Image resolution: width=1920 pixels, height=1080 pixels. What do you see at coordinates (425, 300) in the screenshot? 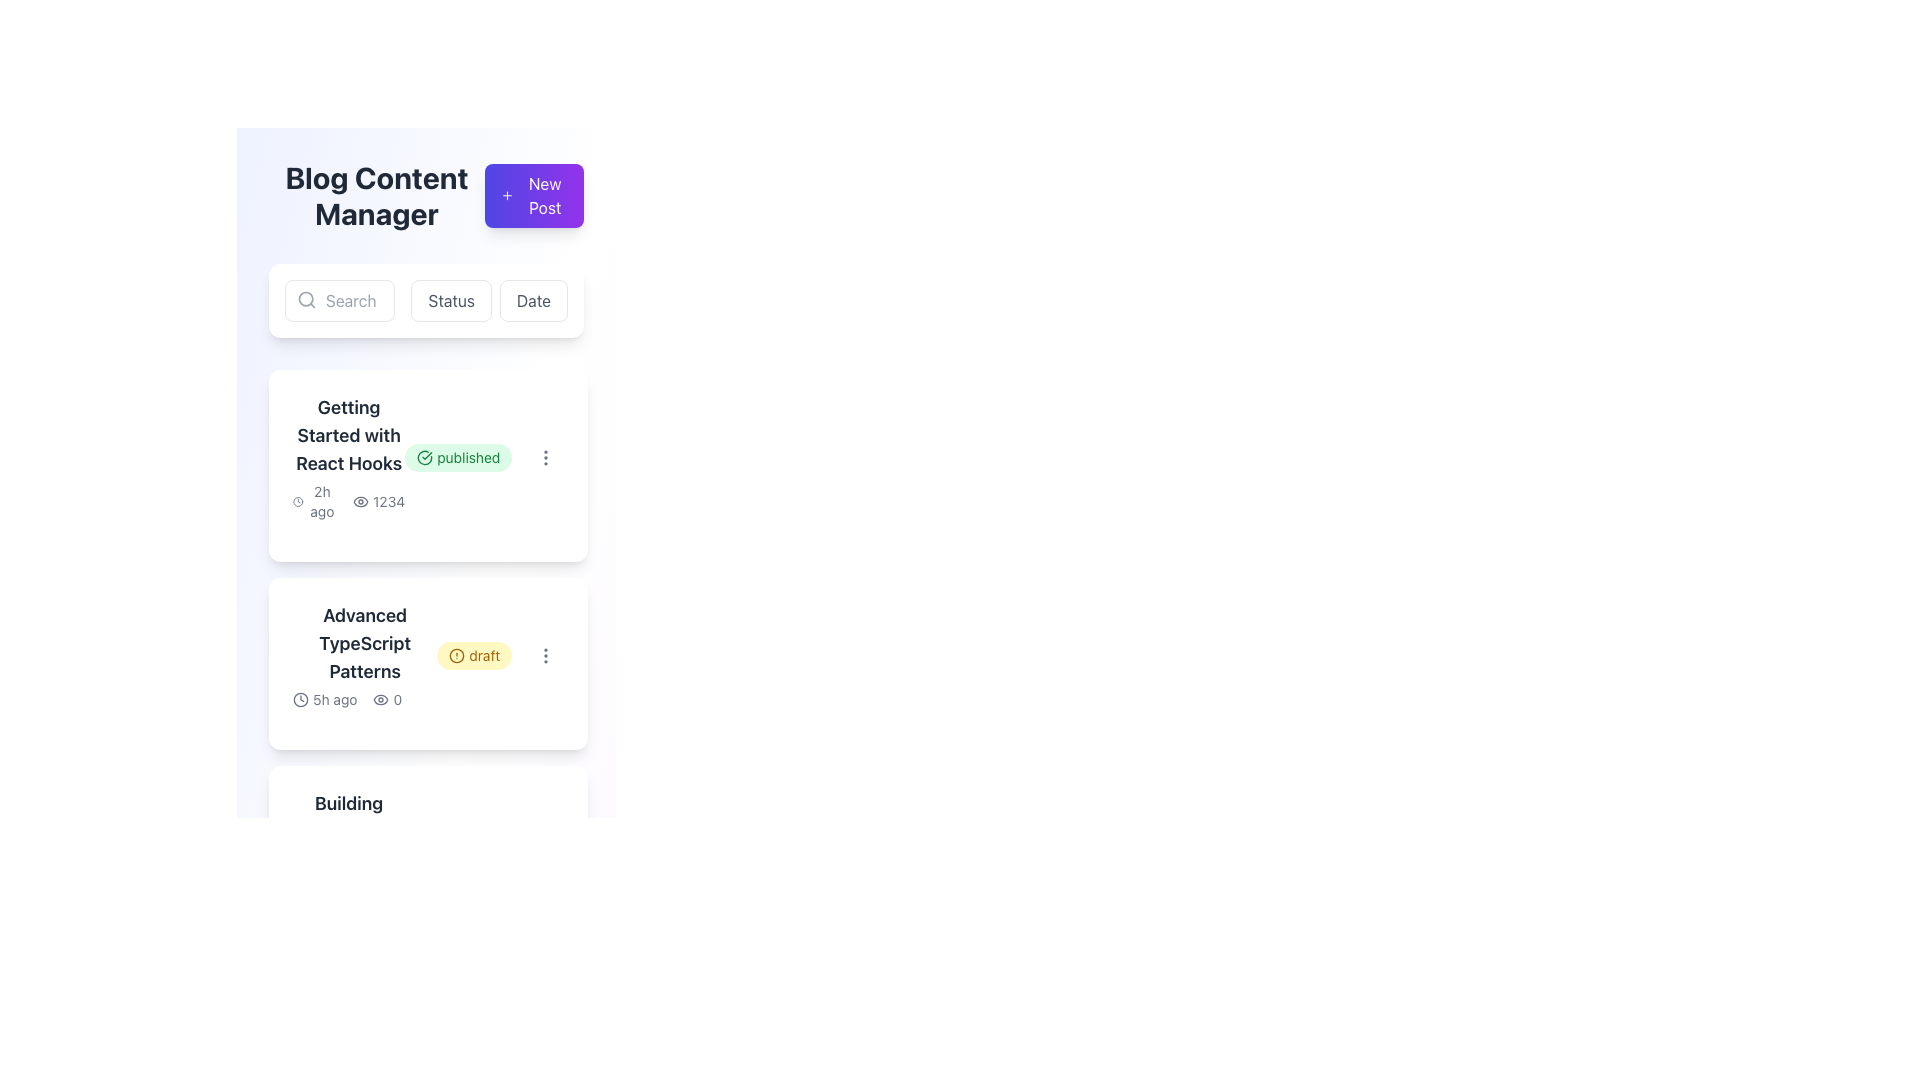
I see `the second button for filtering or sorting items in the Blog Content Manager interface` at bounding box center [425, 300].